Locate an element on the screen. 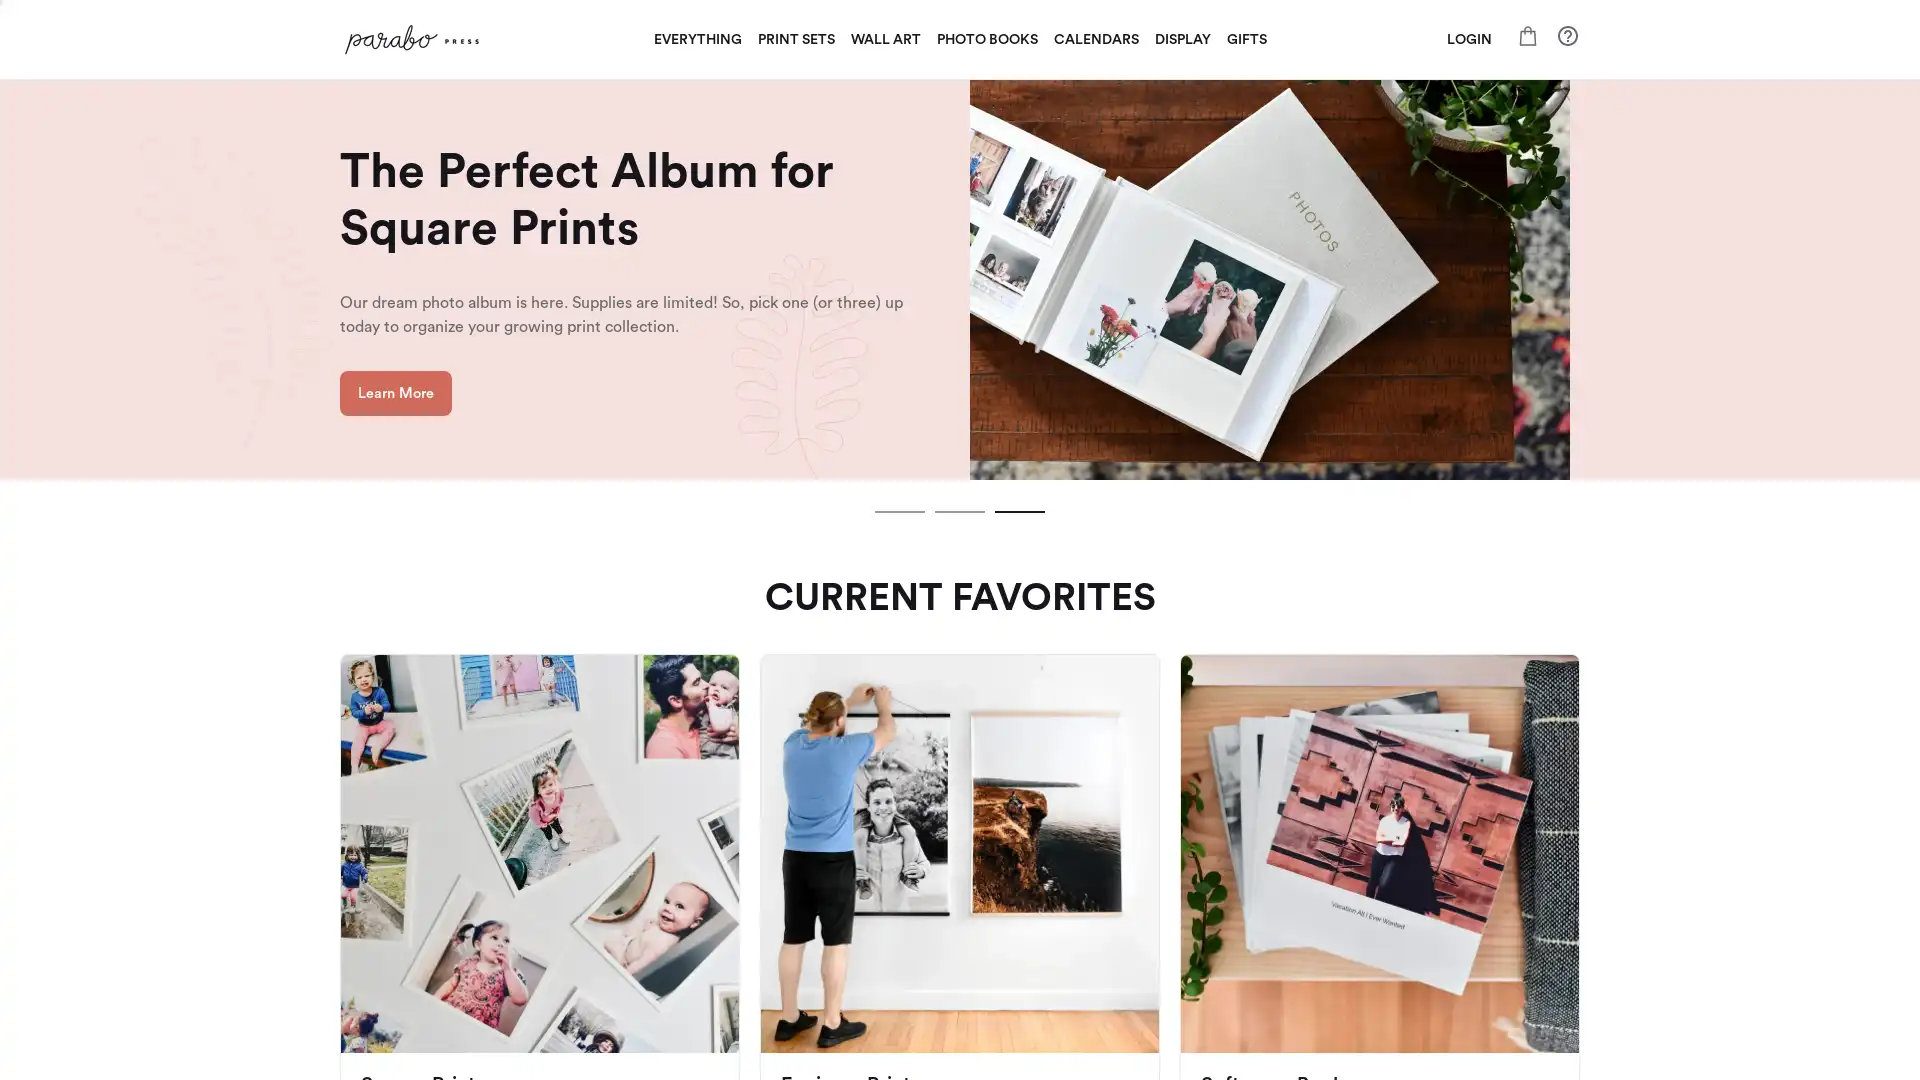  slide dot is located at coordinates (960, 511).